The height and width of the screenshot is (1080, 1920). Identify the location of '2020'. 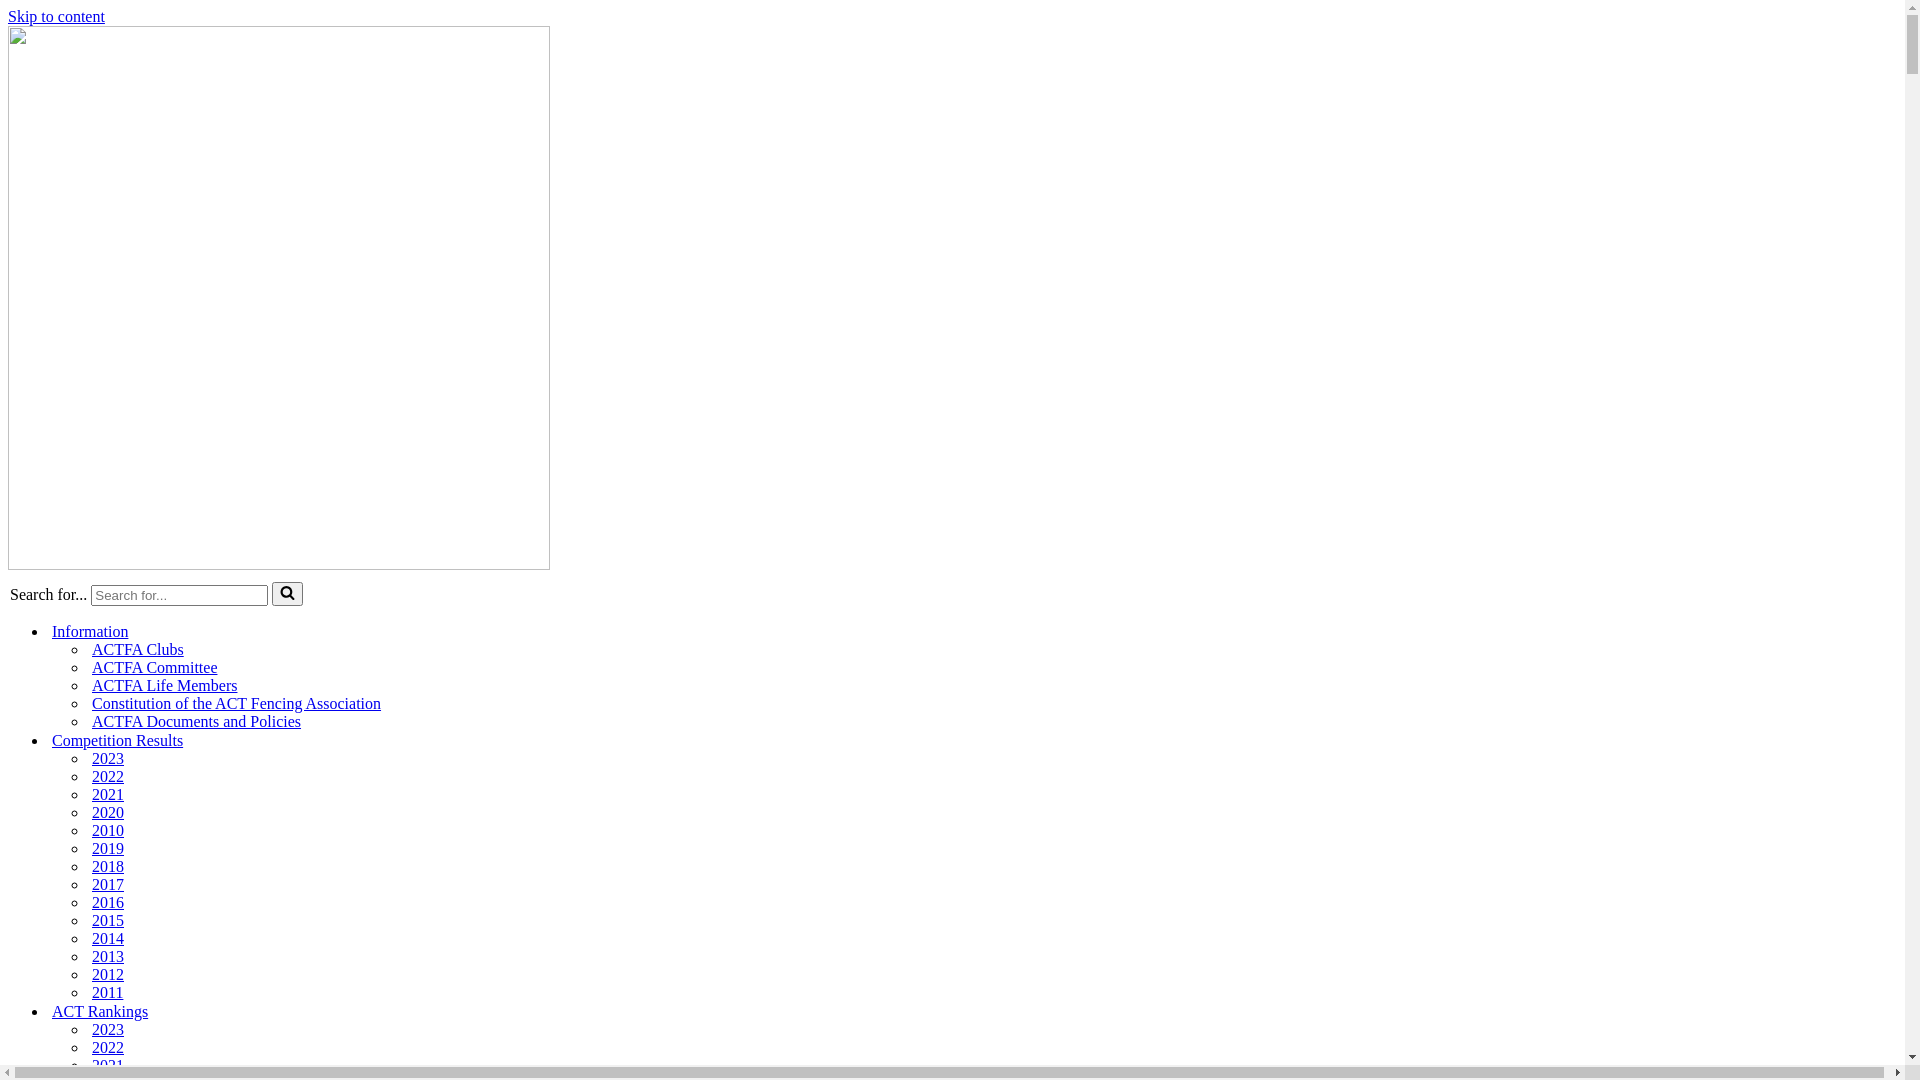
(90, 813).